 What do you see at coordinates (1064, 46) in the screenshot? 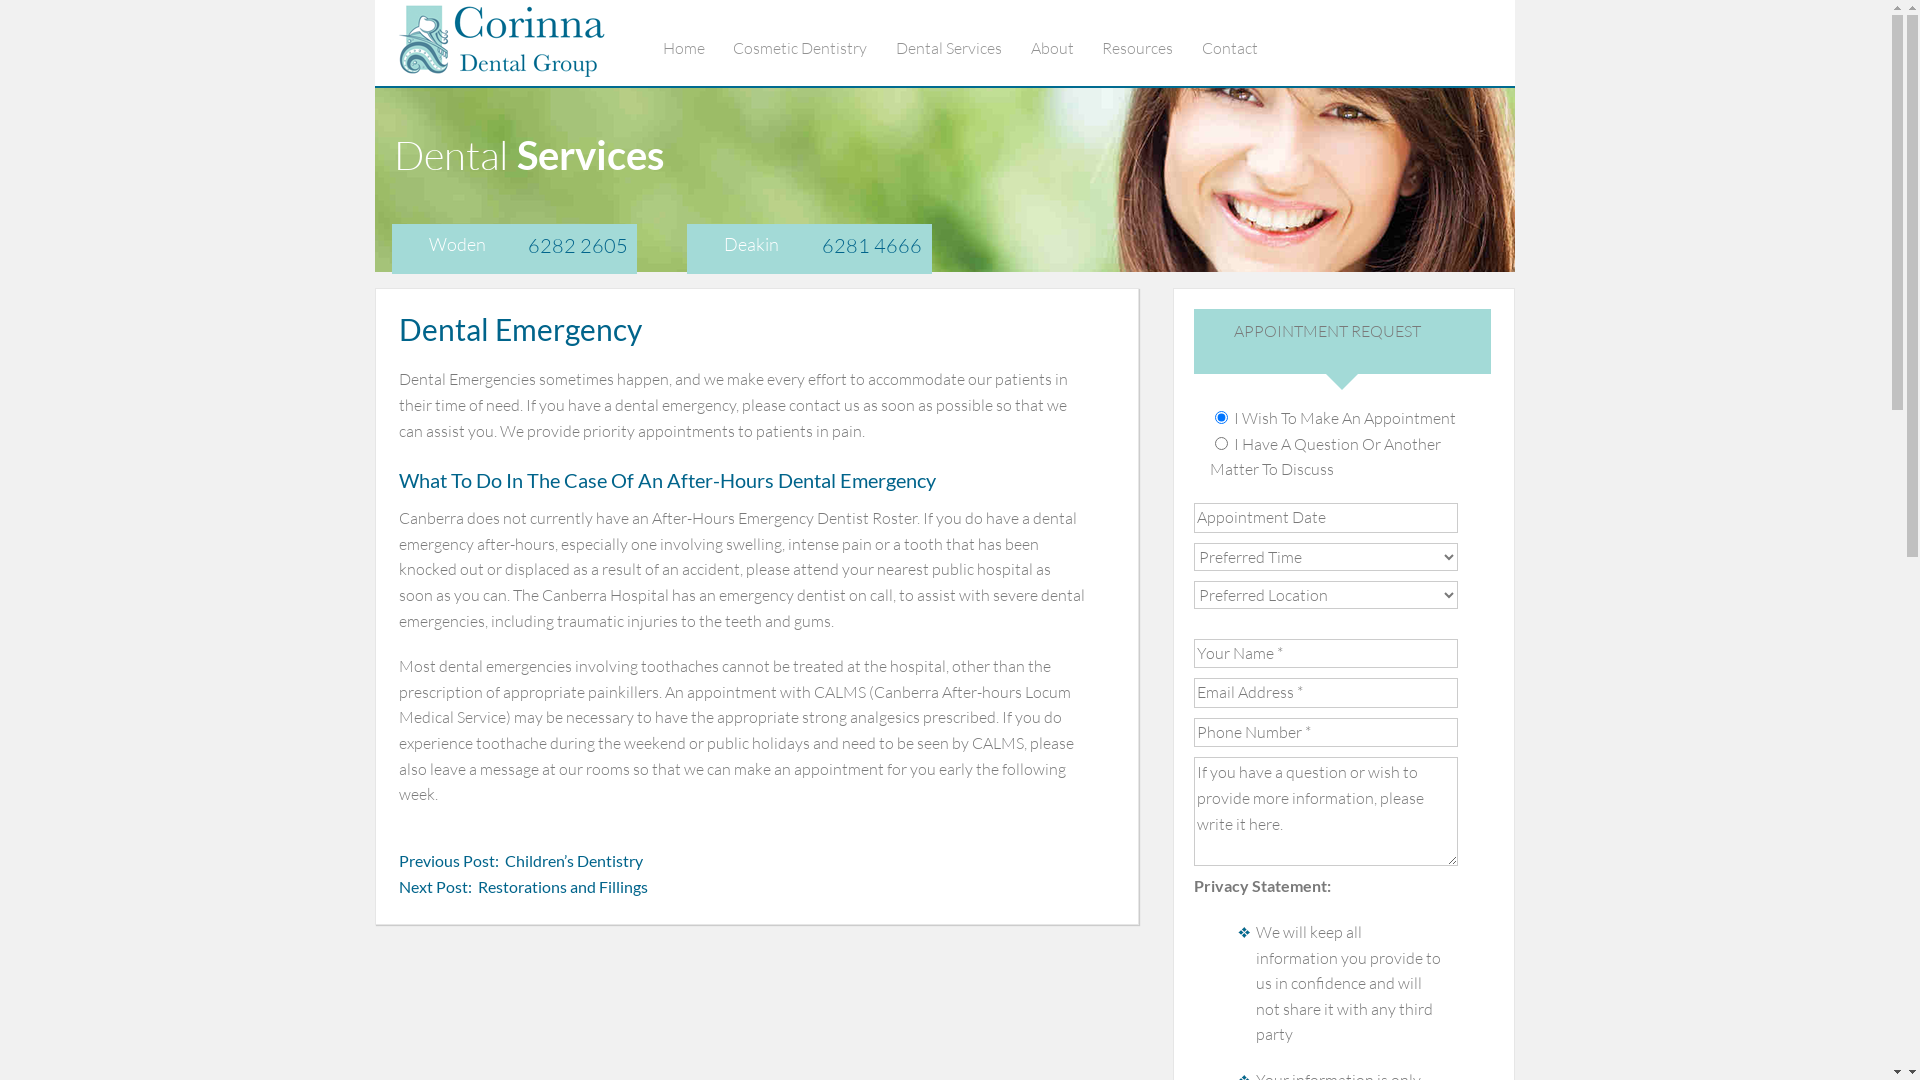
I see `'About'` at bounding box center [1064, 46].